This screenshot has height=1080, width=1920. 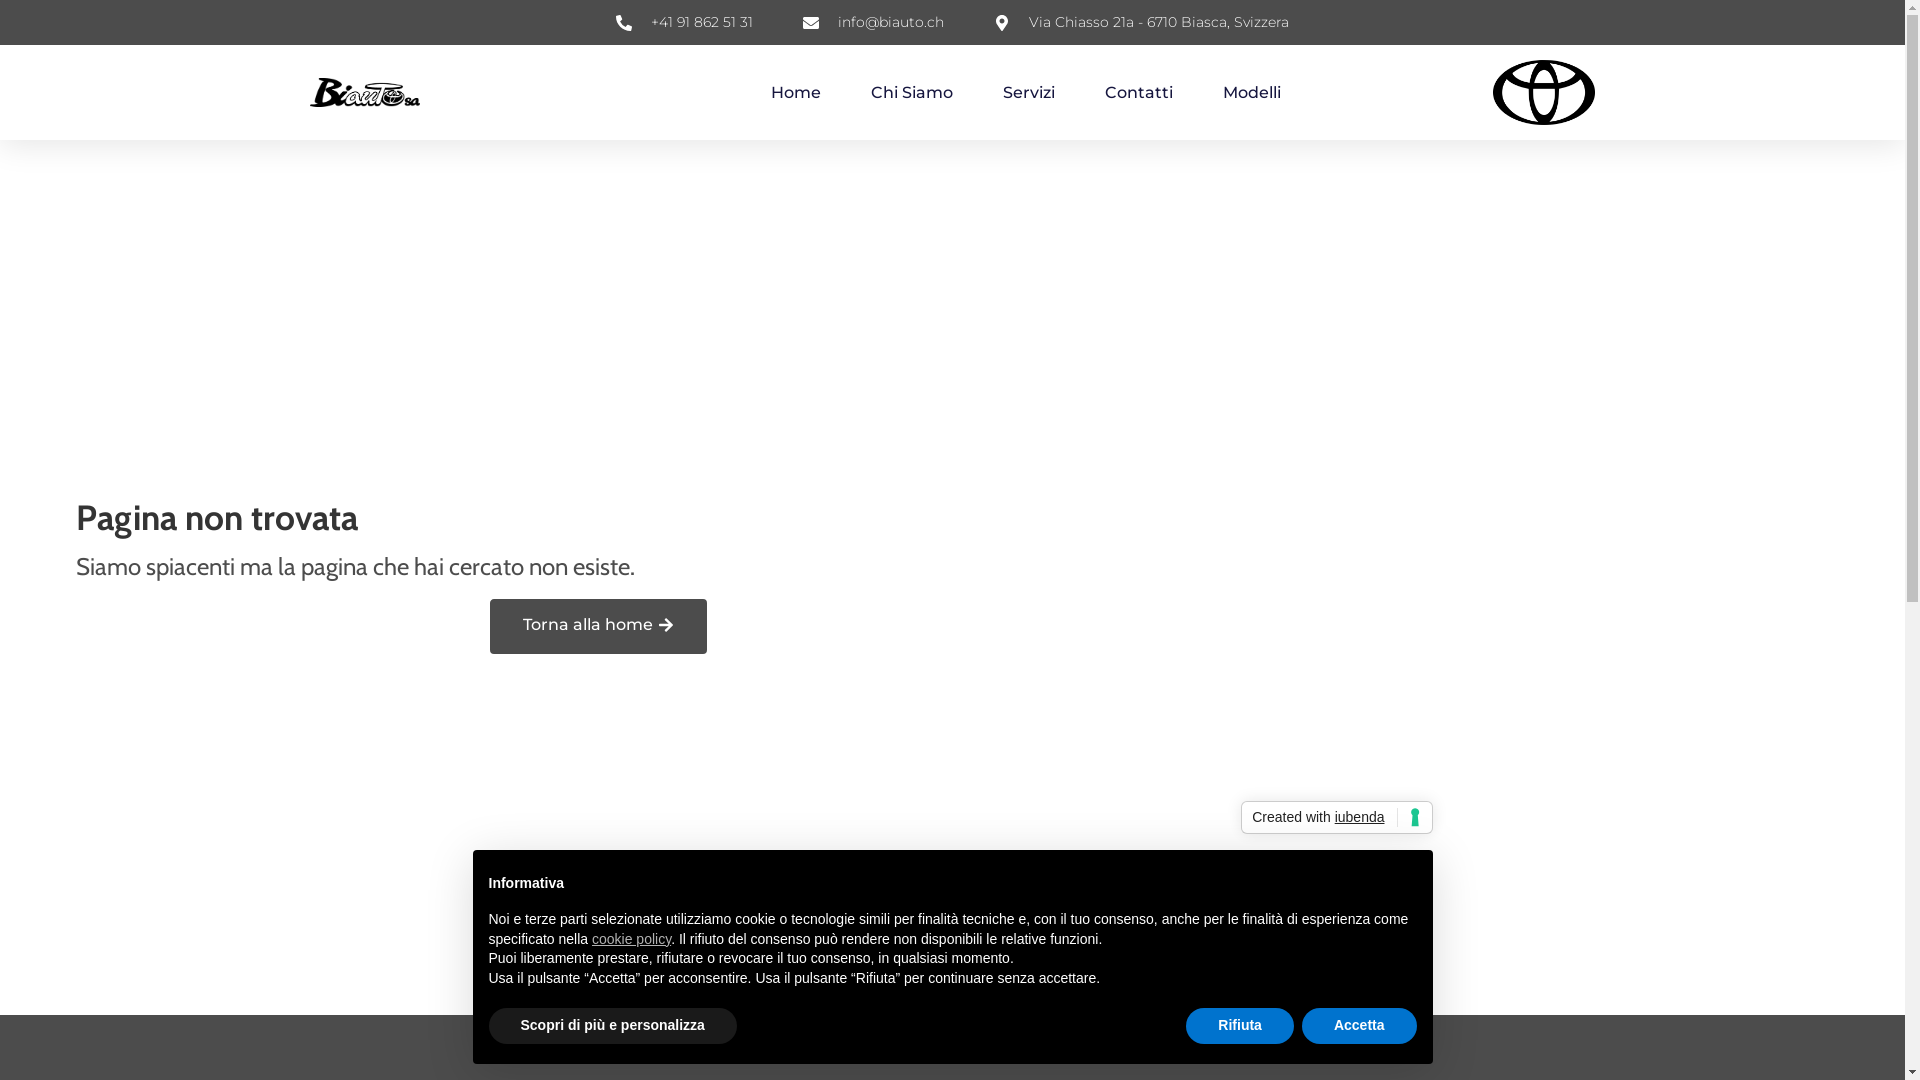 What do you see at coordinates (1138, 92) in the screenshot?
I see `'Contatti'` at bounding box center [1138, 92].